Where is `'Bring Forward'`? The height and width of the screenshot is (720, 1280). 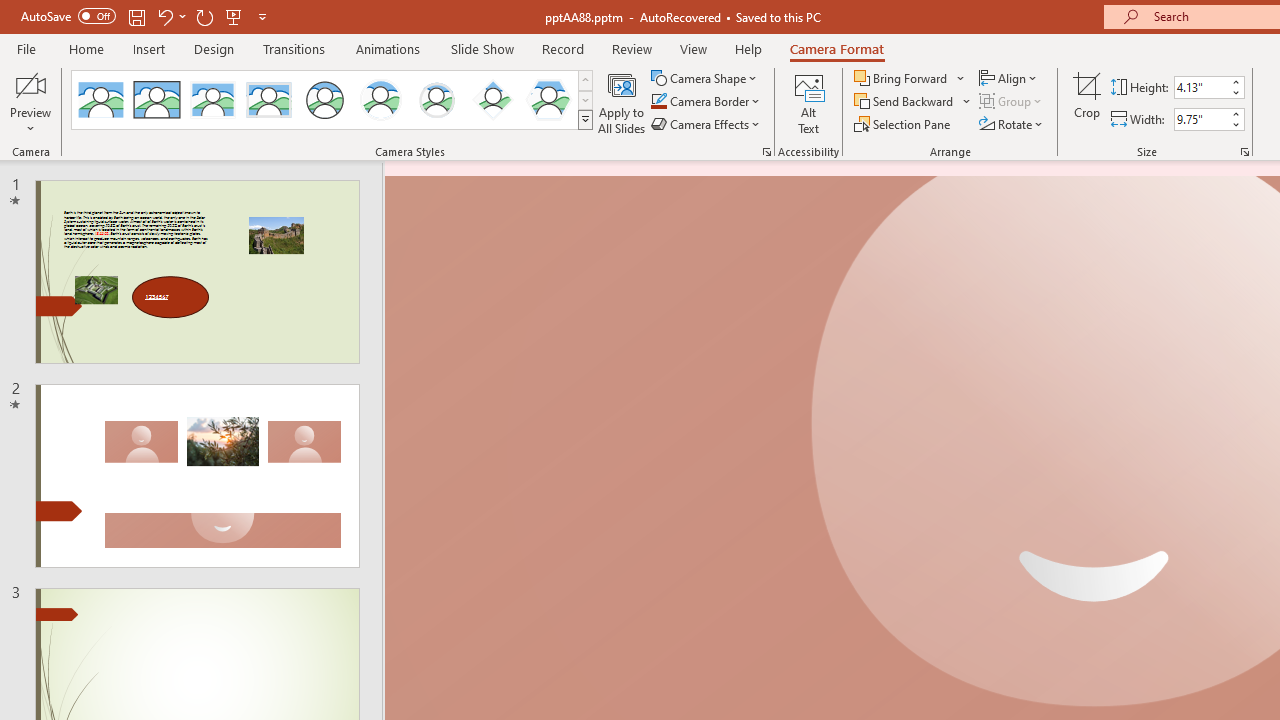 'Bring Forward' is located at coordinates (909, 77).